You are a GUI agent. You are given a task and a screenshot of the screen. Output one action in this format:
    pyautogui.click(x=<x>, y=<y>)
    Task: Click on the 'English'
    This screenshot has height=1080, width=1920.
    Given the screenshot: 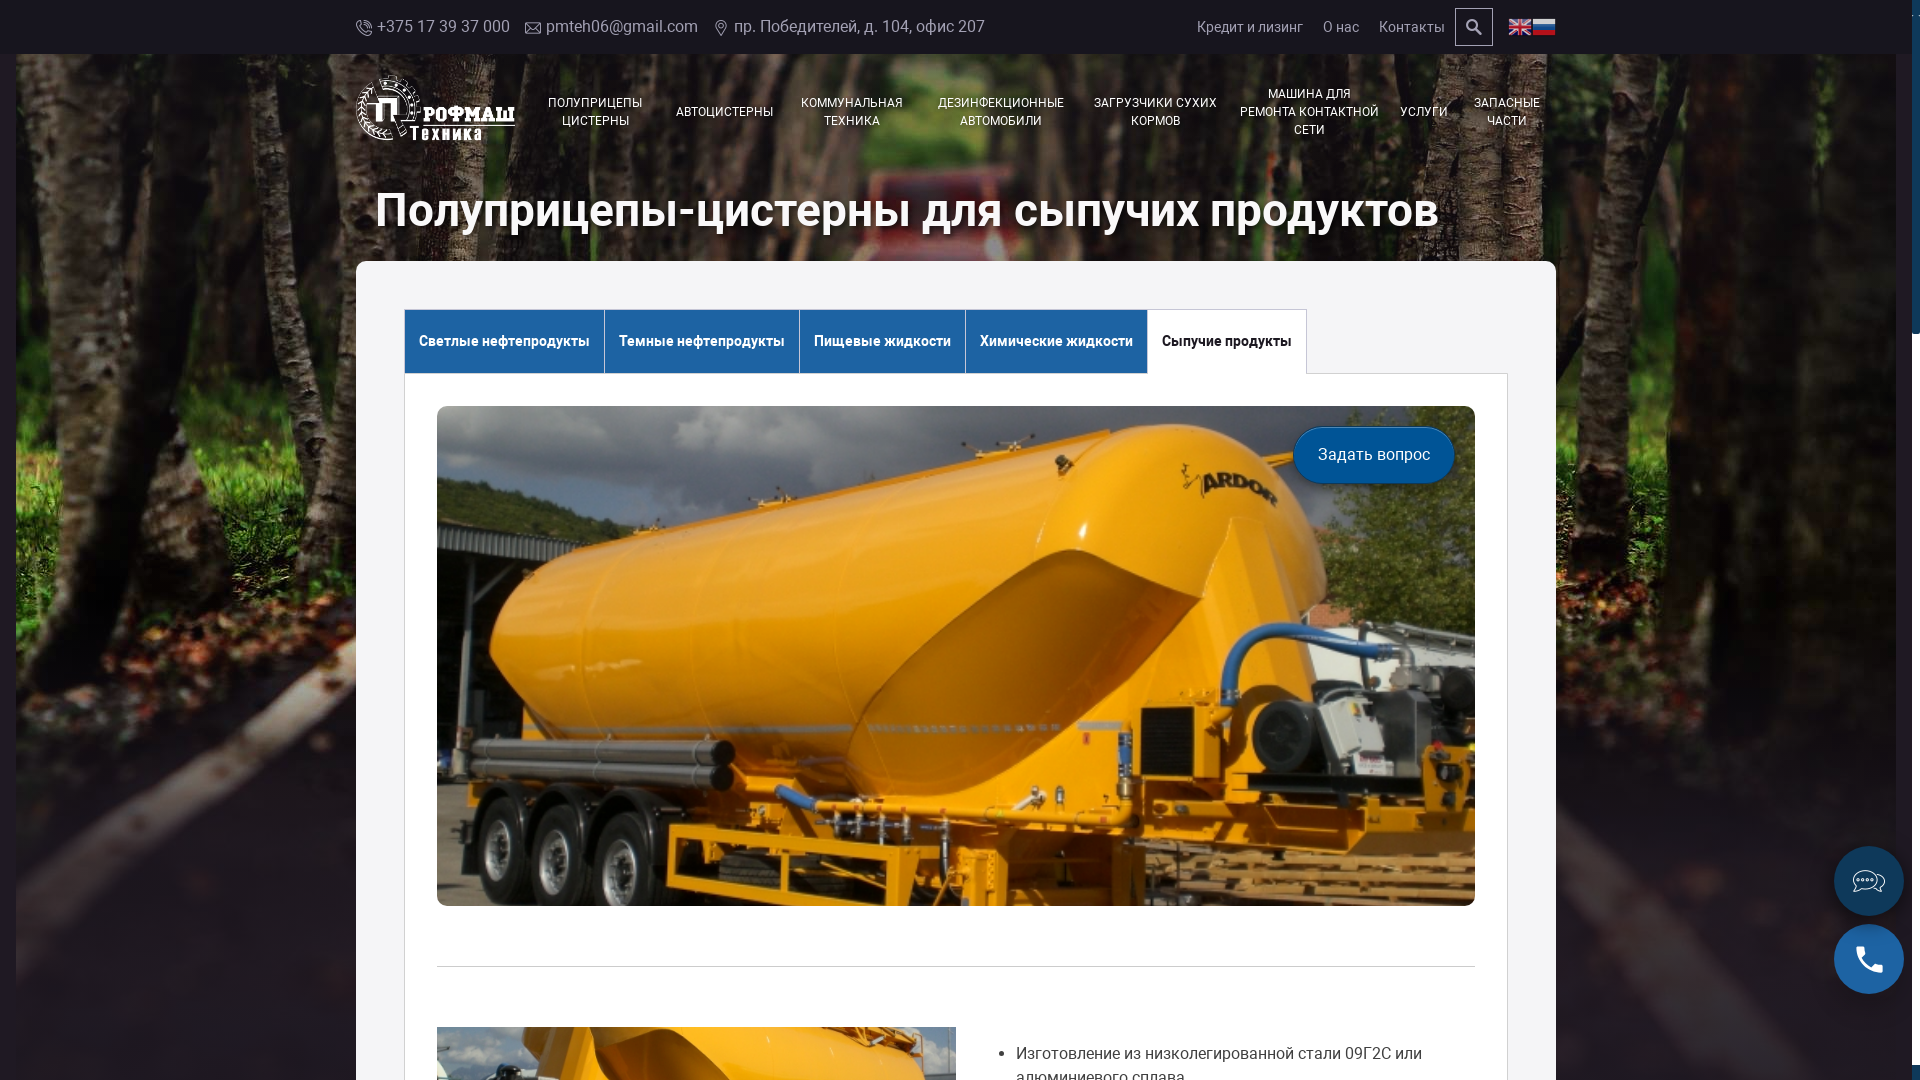 What is the action you would take?
    pyautogui.click(x=1520, y=26)
    